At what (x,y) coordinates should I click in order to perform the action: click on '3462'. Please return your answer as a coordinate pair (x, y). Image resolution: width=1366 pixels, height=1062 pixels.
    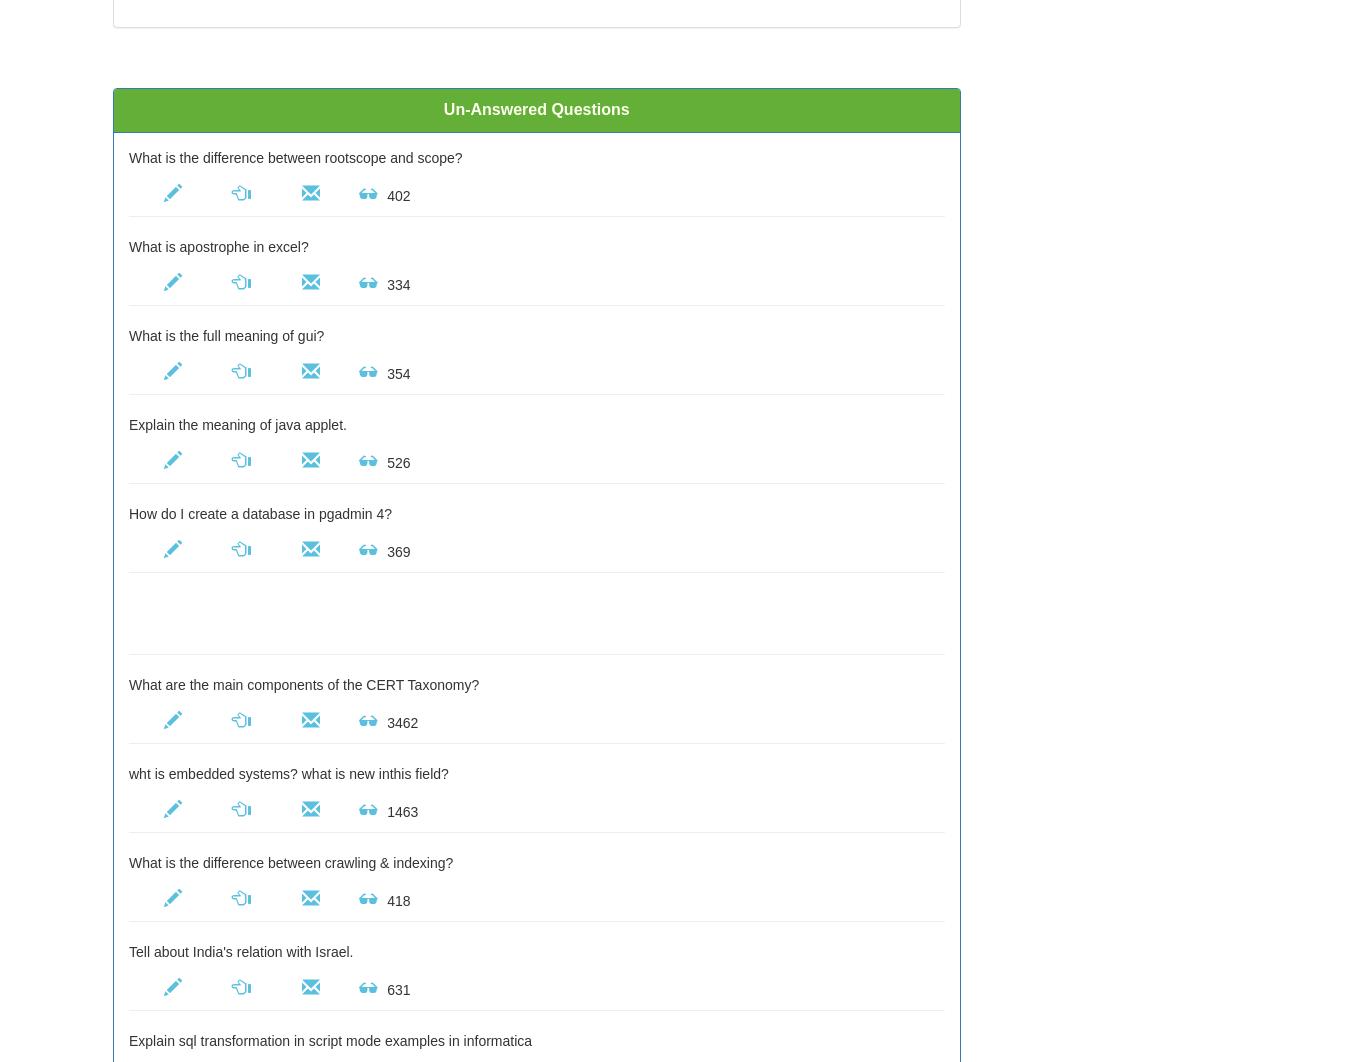
    Looking at the image, I should click on (399, 723).